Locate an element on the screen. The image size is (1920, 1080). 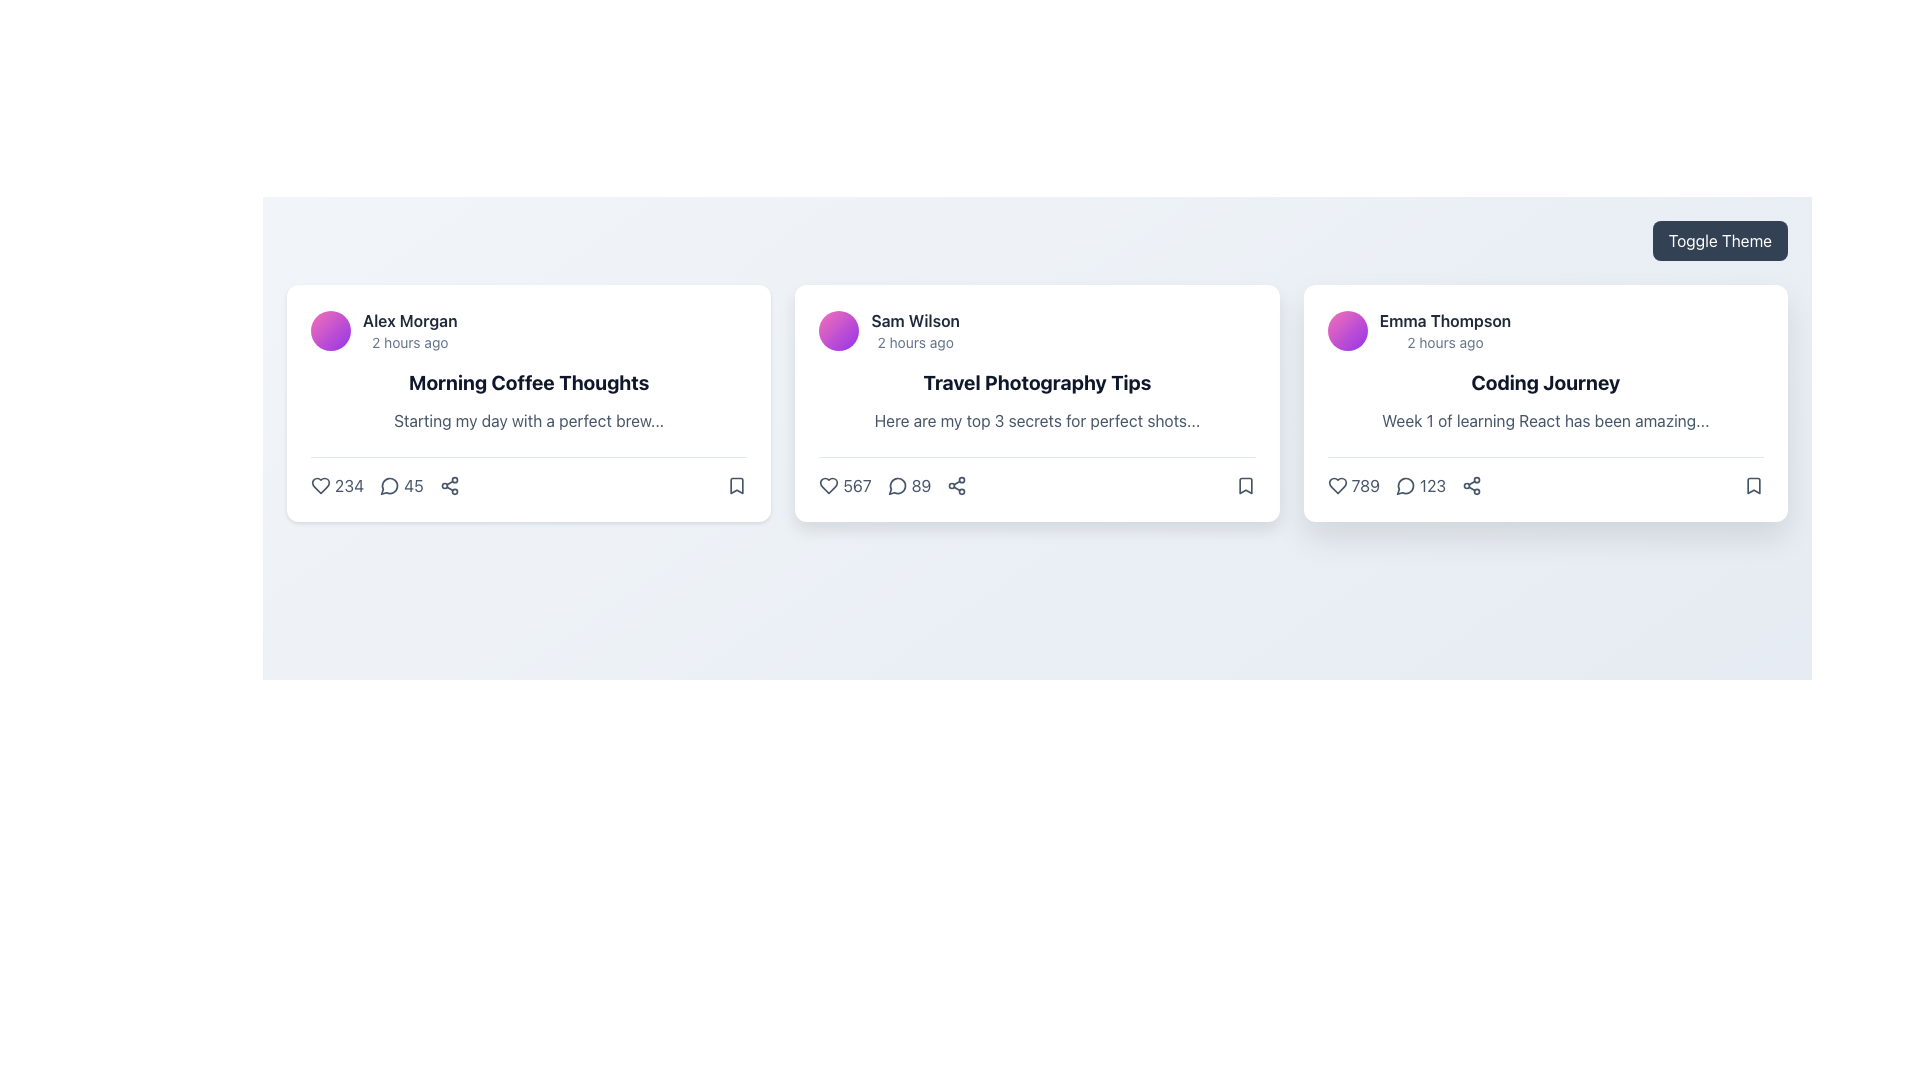
the text label displaying the number '789', which is styled in slate gray and changes to pink on hover, located next to a heart icon under the third card in a three-card row layout is located at coordinates (1353, 486).